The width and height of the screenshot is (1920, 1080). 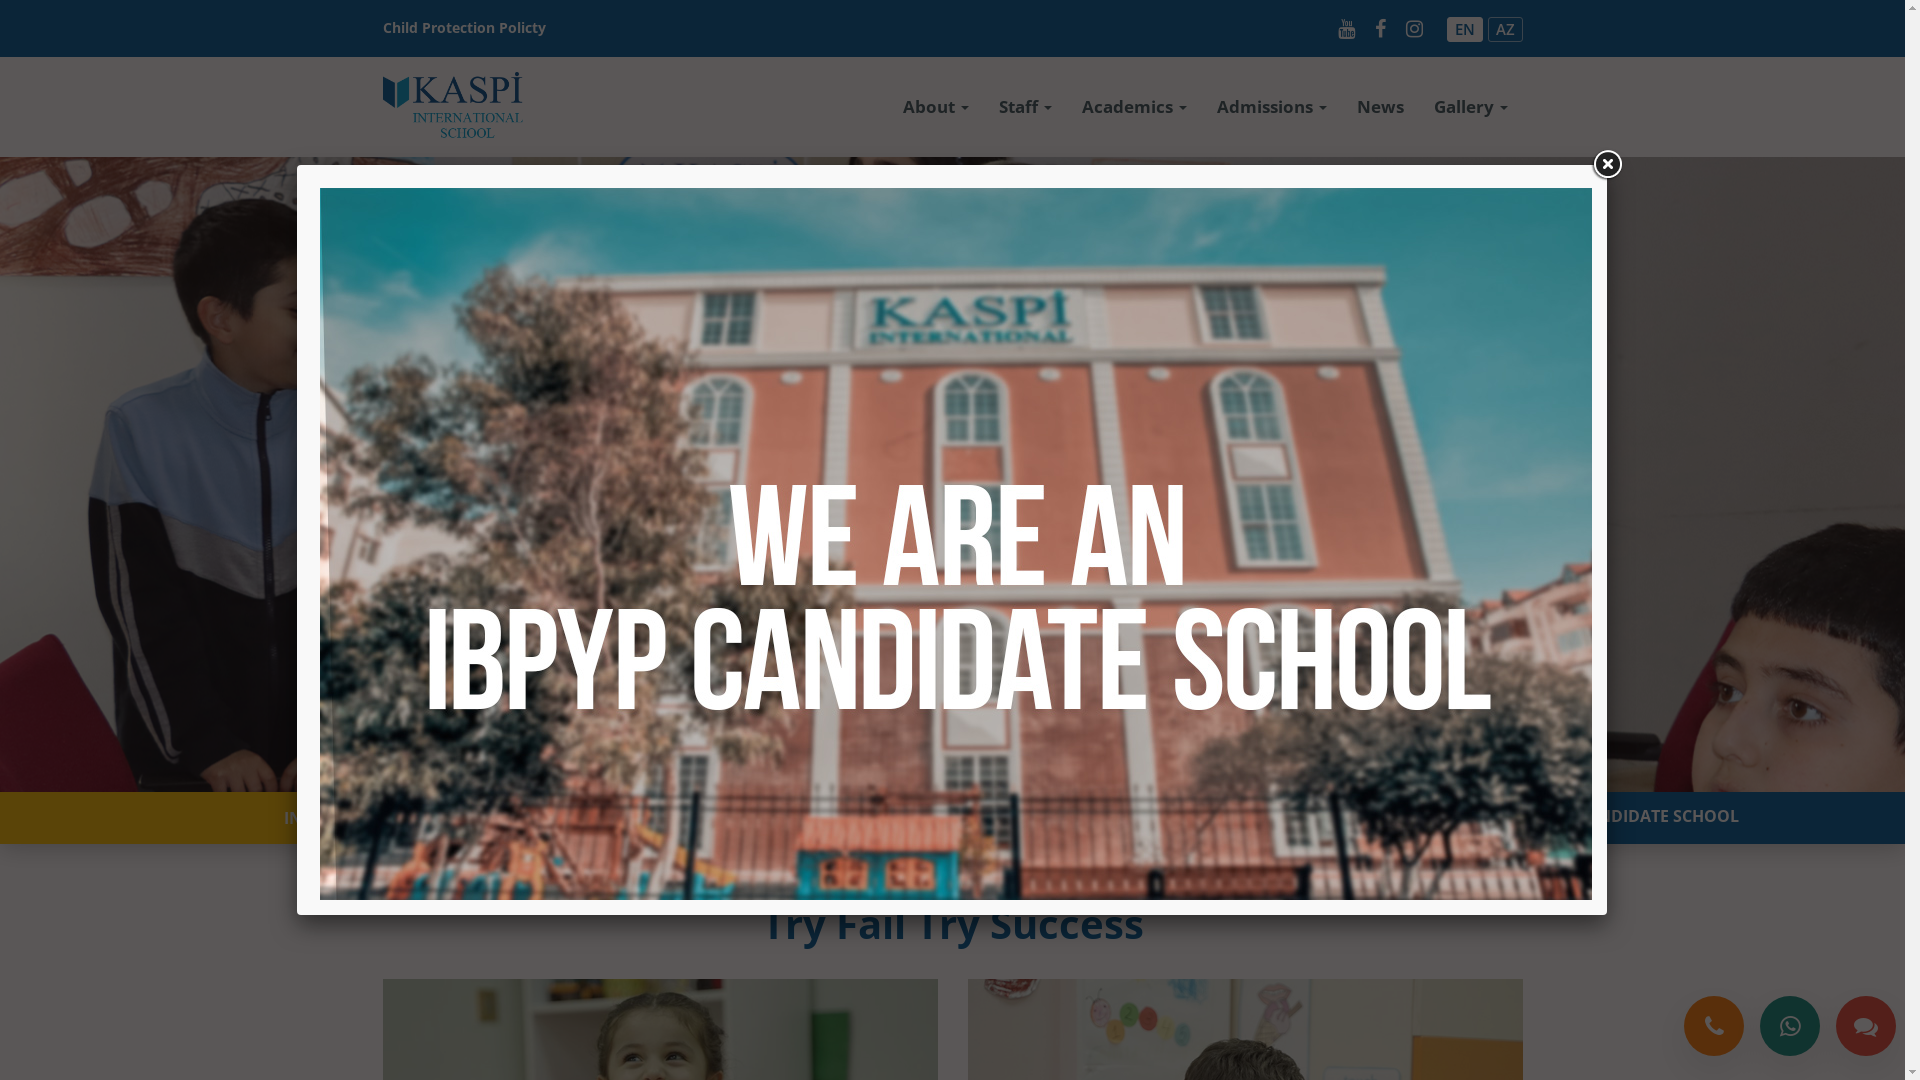 What do you see at coordinates (1025, 107) in the screenshot?
I see `'Staff'` at bounding box center [1025, 107].